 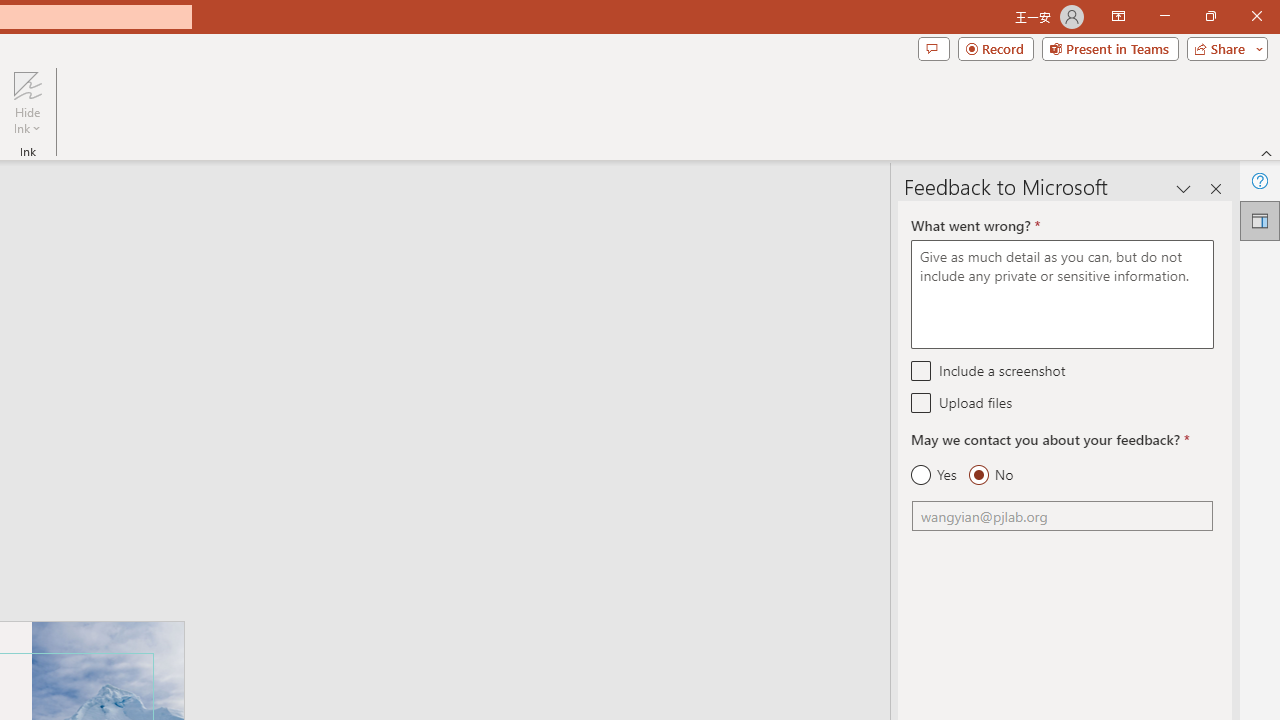 What do you see at coordinates (920, 370) in the screenshot?
I see `'Include a screenshot'` at bounding box center [920, 370].